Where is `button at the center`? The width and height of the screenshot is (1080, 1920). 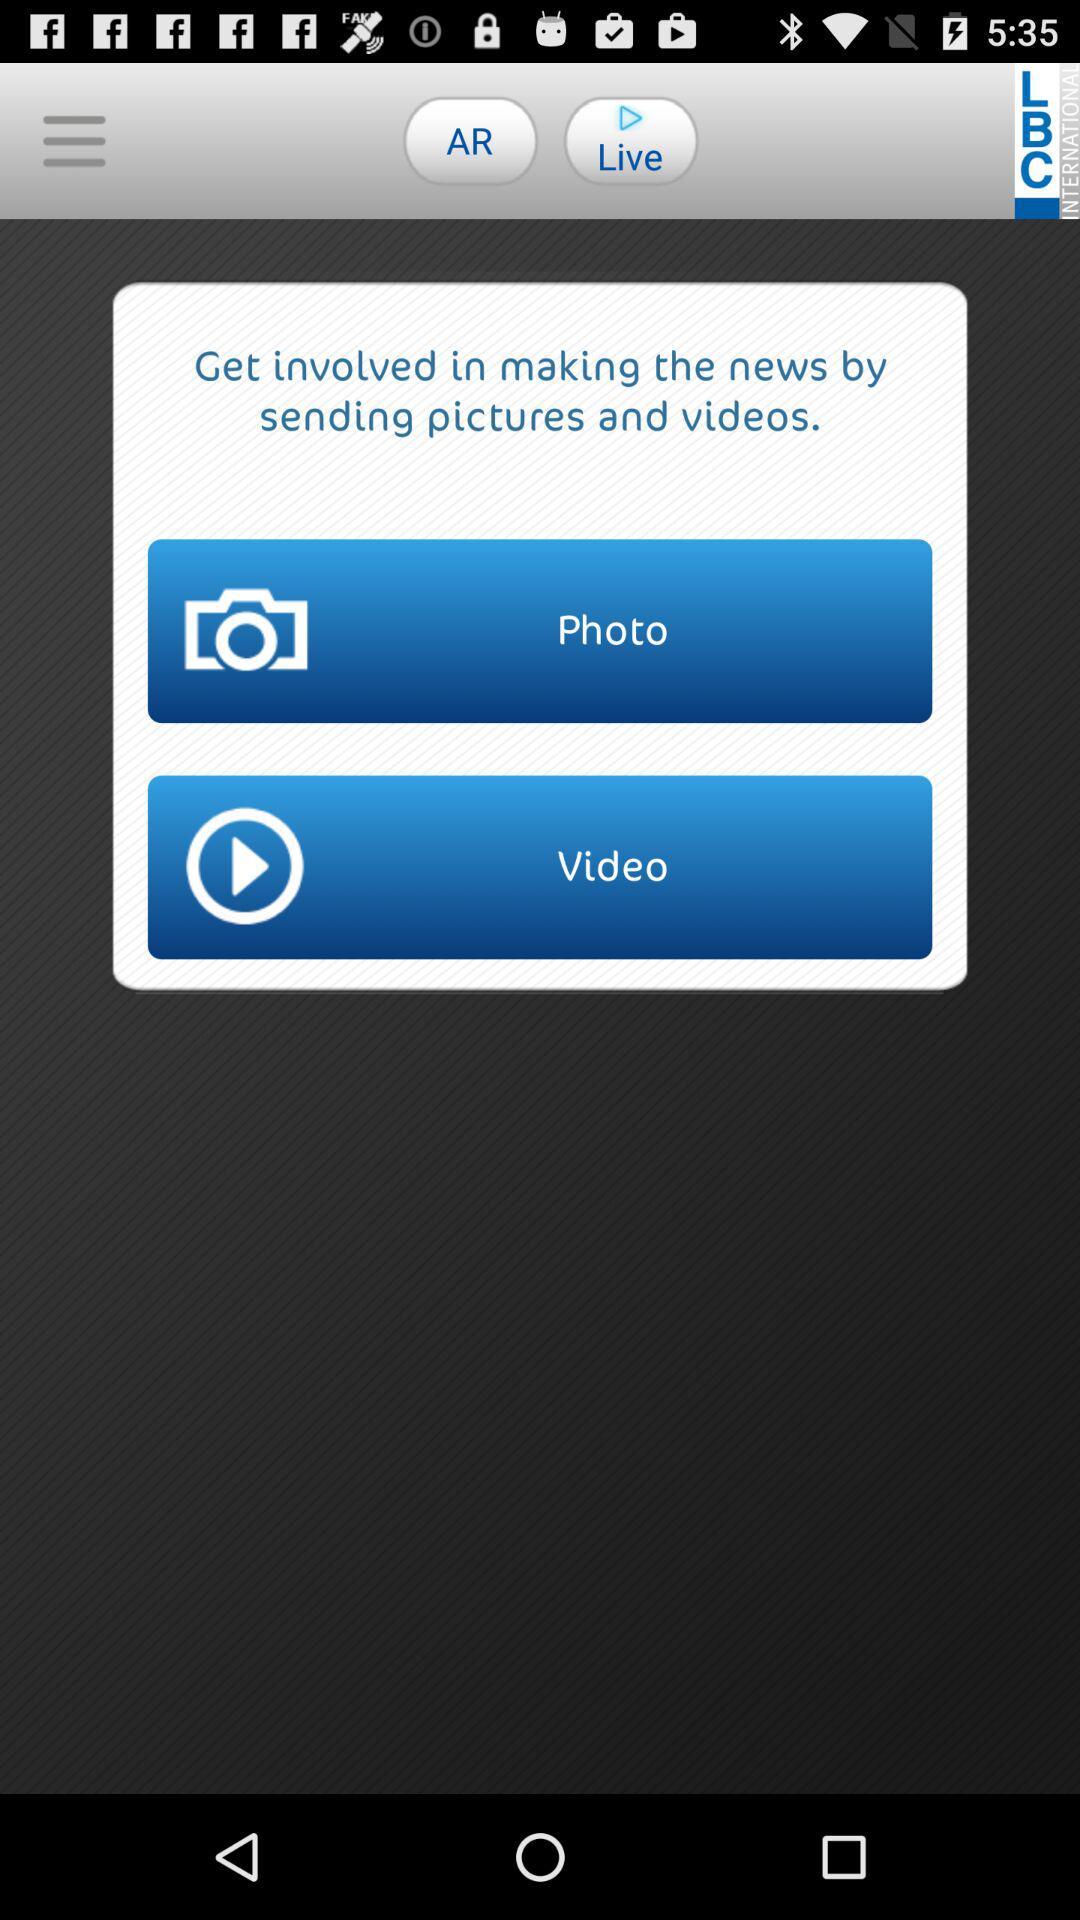
button at the center is located at coordinates (540, 867).